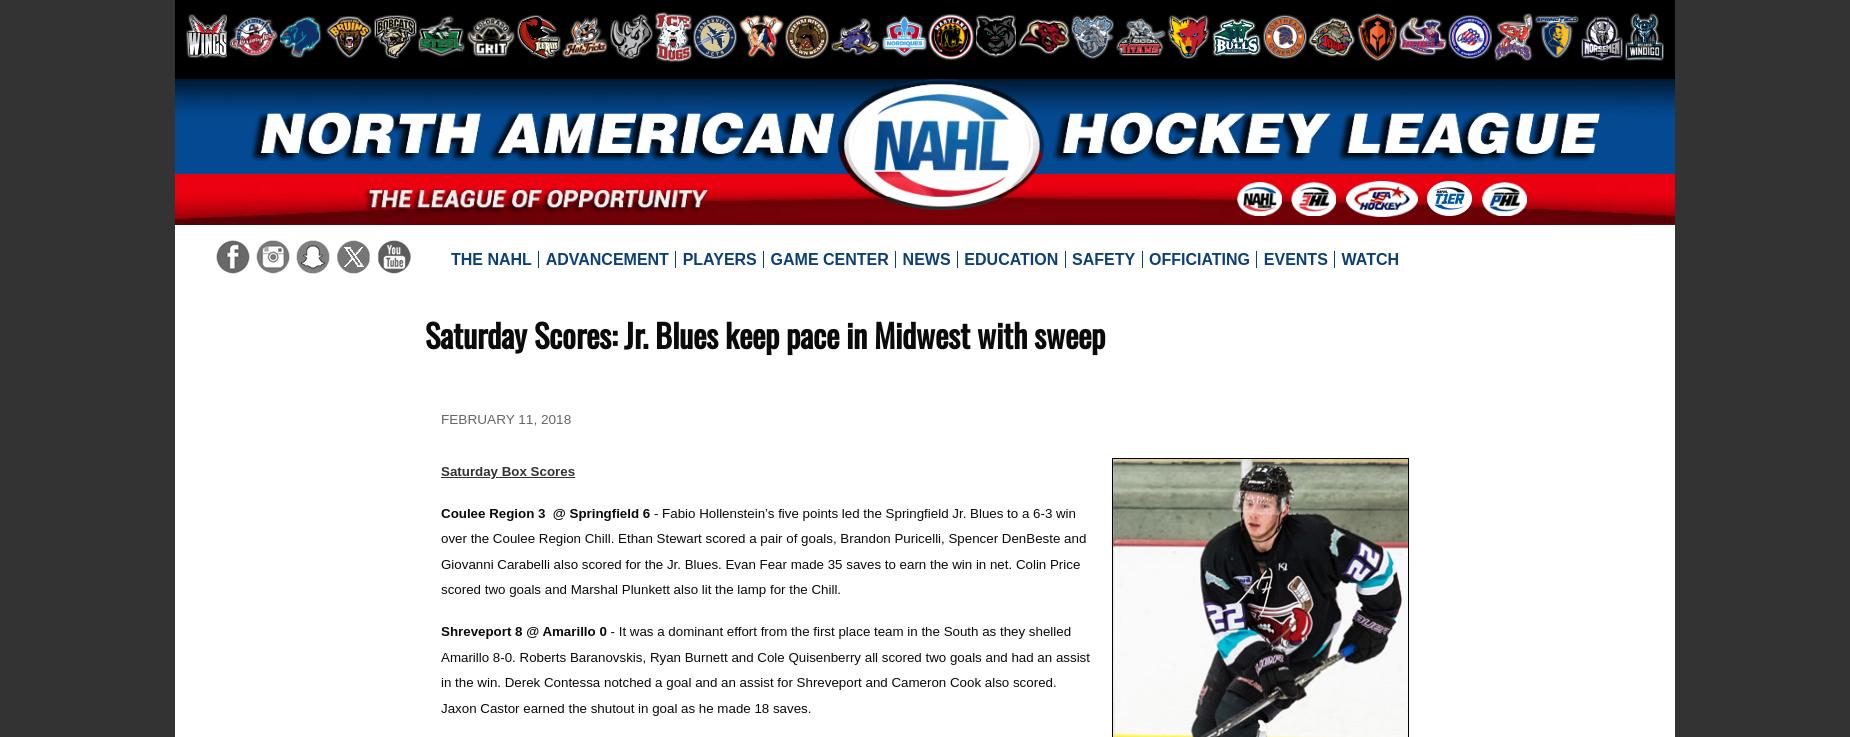  What do you see at coordinates (718, 257) in the screenshot?
I see `'Players'` at bounding box center [718, 257].